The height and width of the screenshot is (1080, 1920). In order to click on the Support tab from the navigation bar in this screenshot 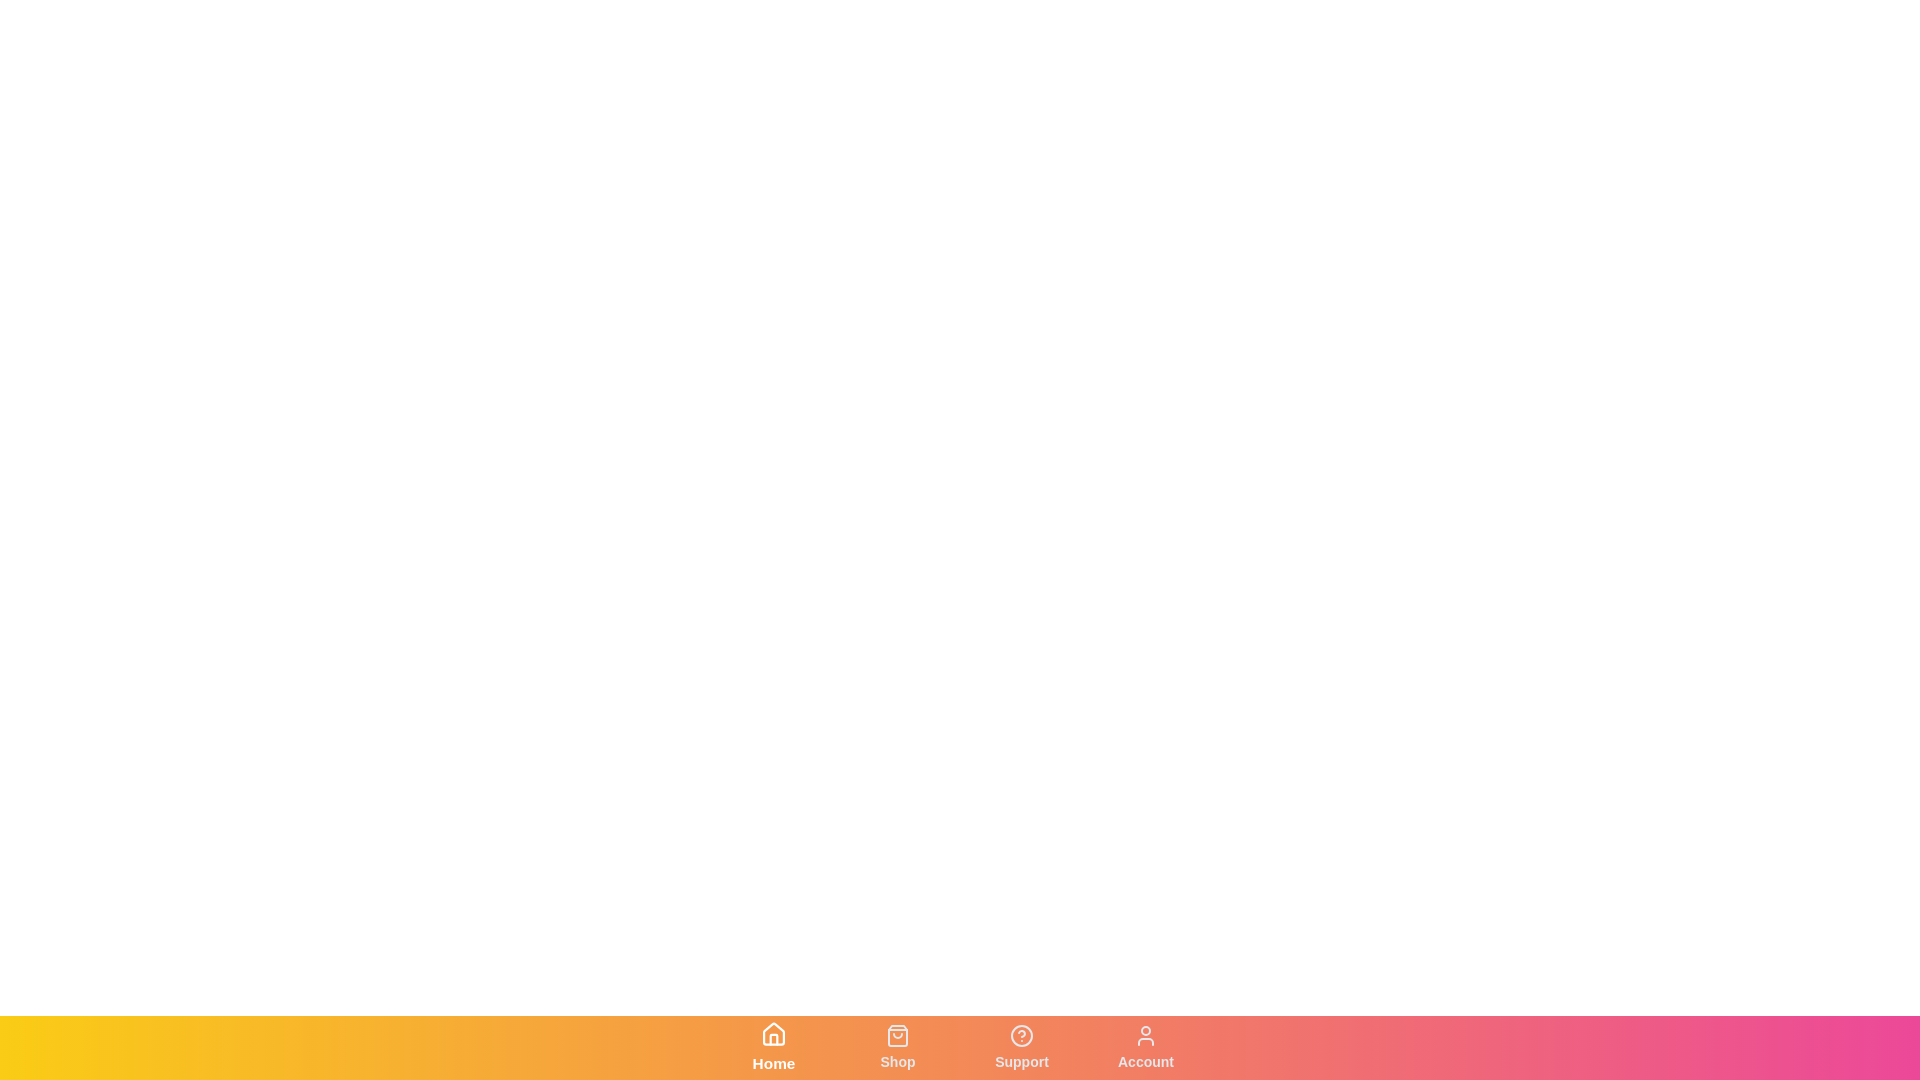, I will do `click(1022, 1047)`.